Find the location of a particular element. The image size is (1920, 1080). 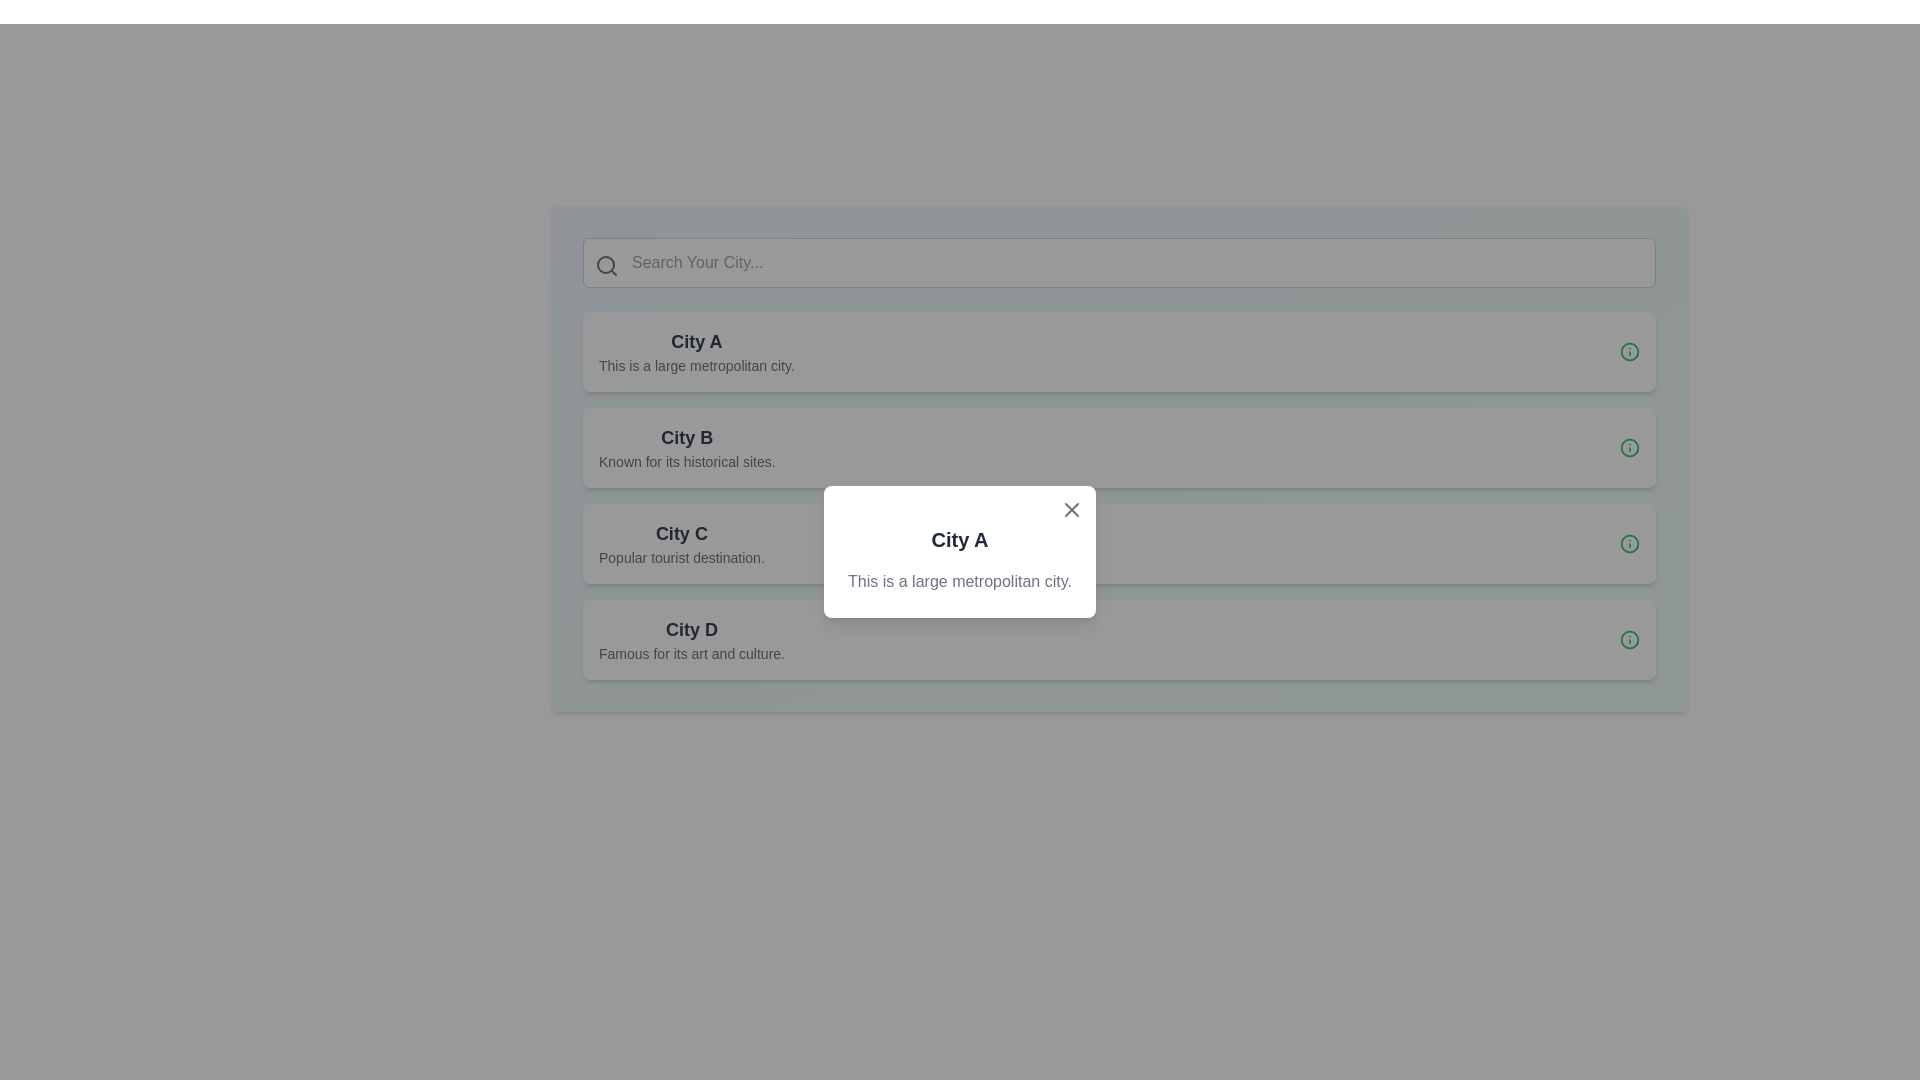

the green circular icon located to the right of the second list item, 'City B', which is the outermost component of the icon is located at coordinates (1630, 350).